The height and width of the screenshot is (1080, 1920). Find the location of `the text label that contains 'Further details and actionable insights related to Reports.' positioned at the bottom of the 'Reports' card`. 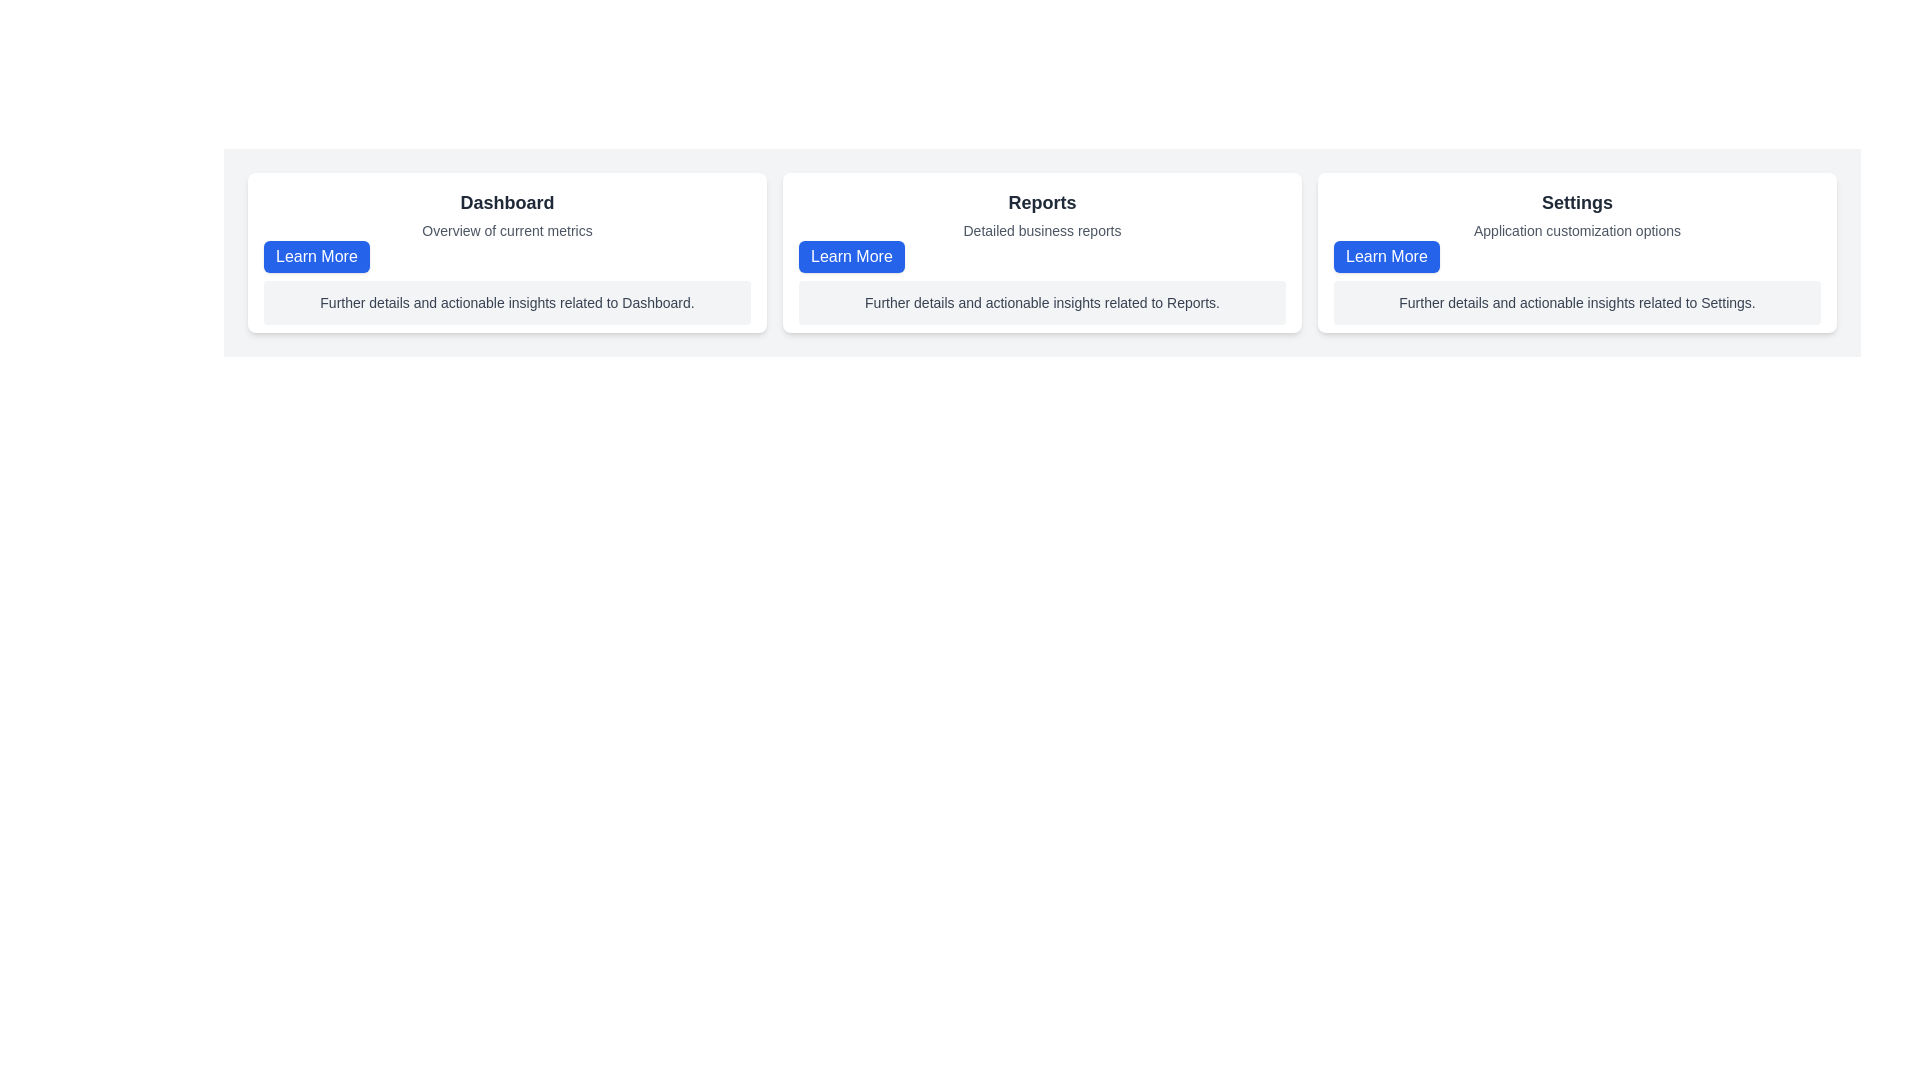

the text label that contains 'Further details and actionable insights related to Reports.' positioned at the bottom of the 'Reports' card is located at coordinates (1041, 303).